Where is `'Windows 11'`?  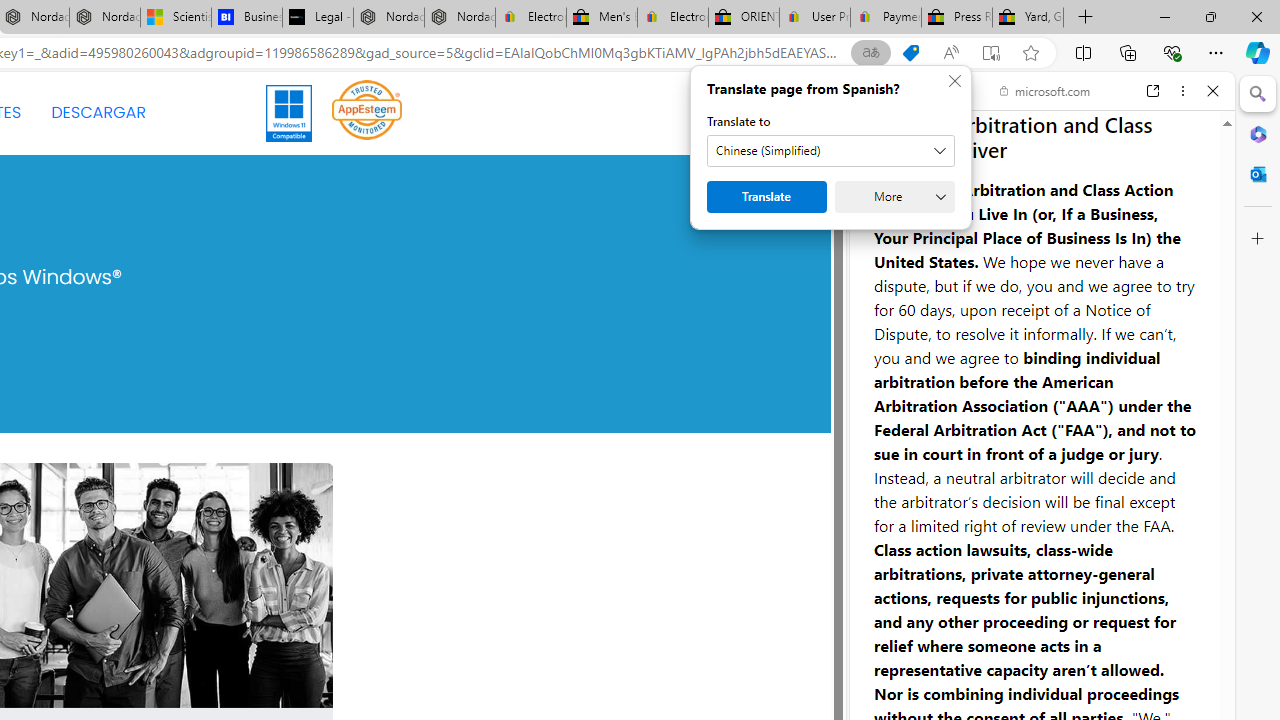
'Windows 11' is located at coordinates (288, 113).